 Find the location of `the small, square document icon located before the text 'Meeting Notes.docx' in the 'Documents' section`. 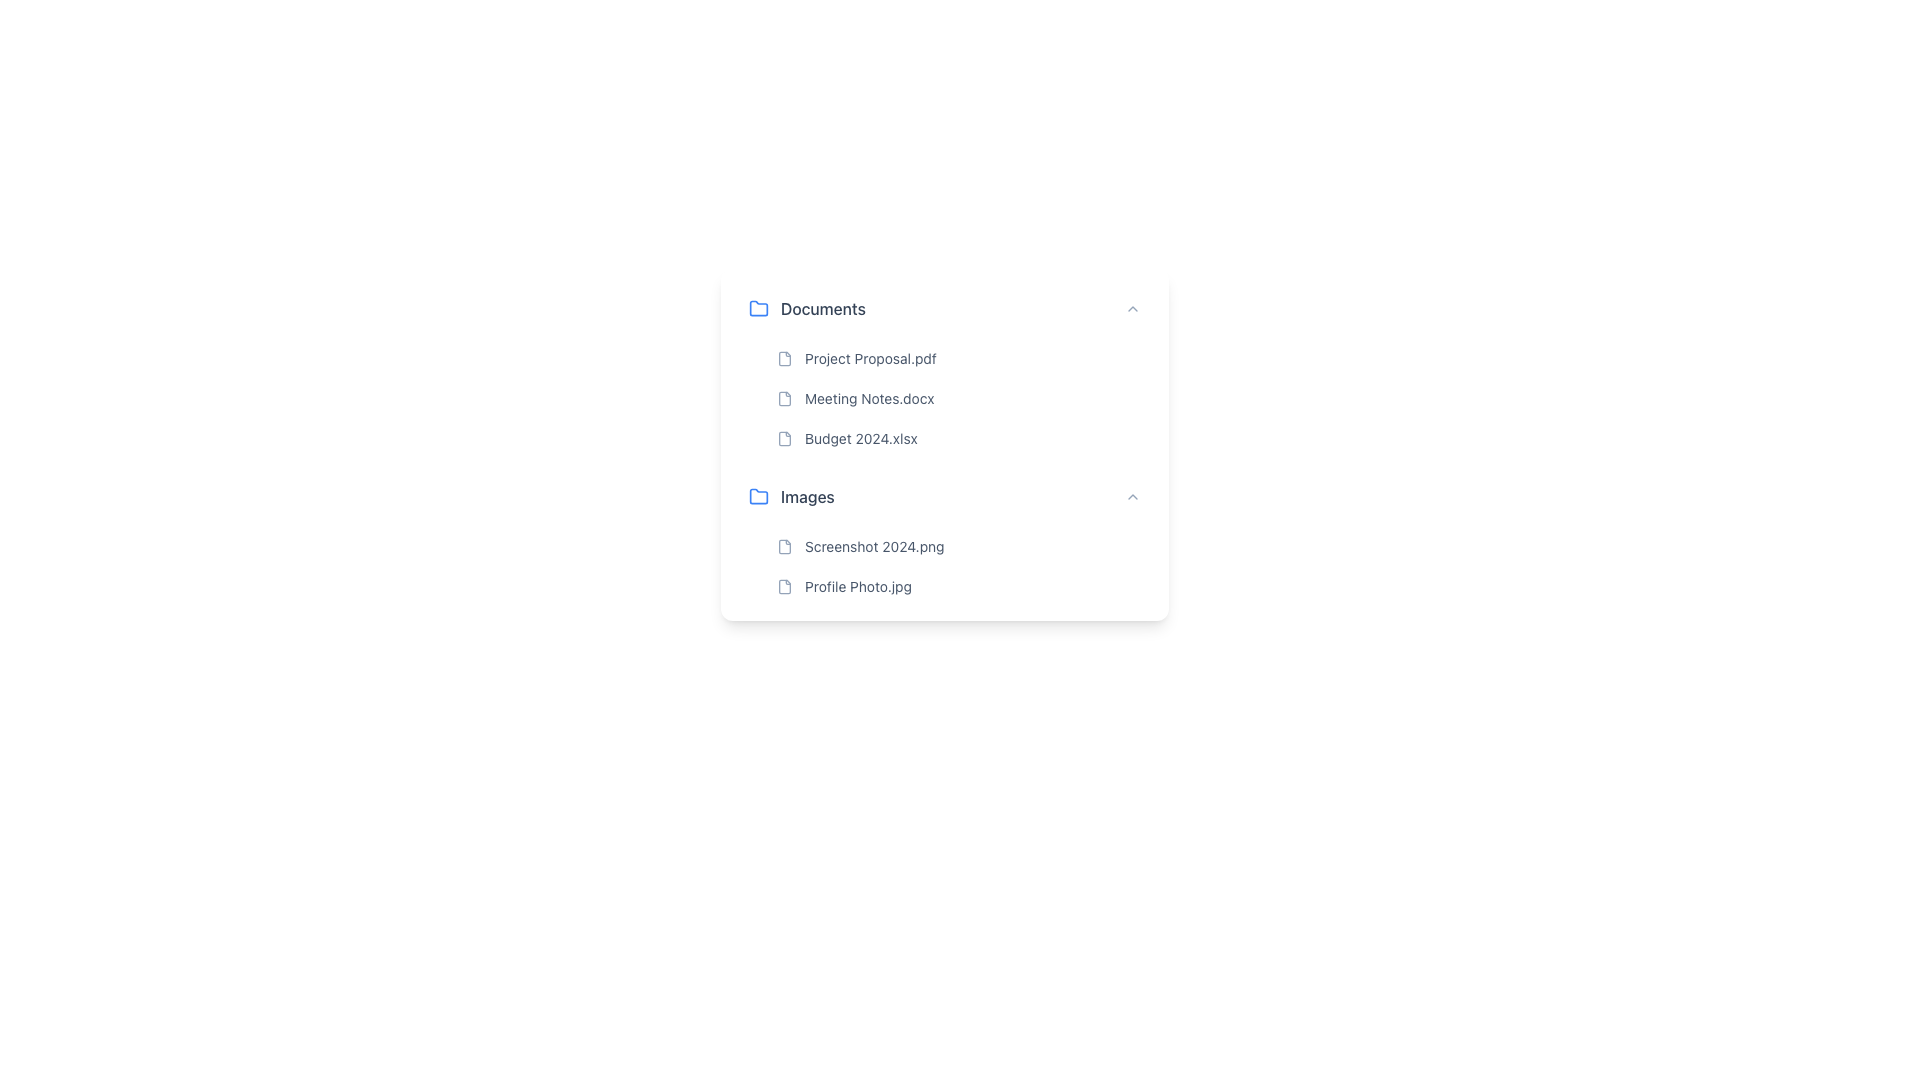

the small, square document icon located before the text 'Meeting Notes.docx' in the 'Documents' section is located at coordinates (784, 398).